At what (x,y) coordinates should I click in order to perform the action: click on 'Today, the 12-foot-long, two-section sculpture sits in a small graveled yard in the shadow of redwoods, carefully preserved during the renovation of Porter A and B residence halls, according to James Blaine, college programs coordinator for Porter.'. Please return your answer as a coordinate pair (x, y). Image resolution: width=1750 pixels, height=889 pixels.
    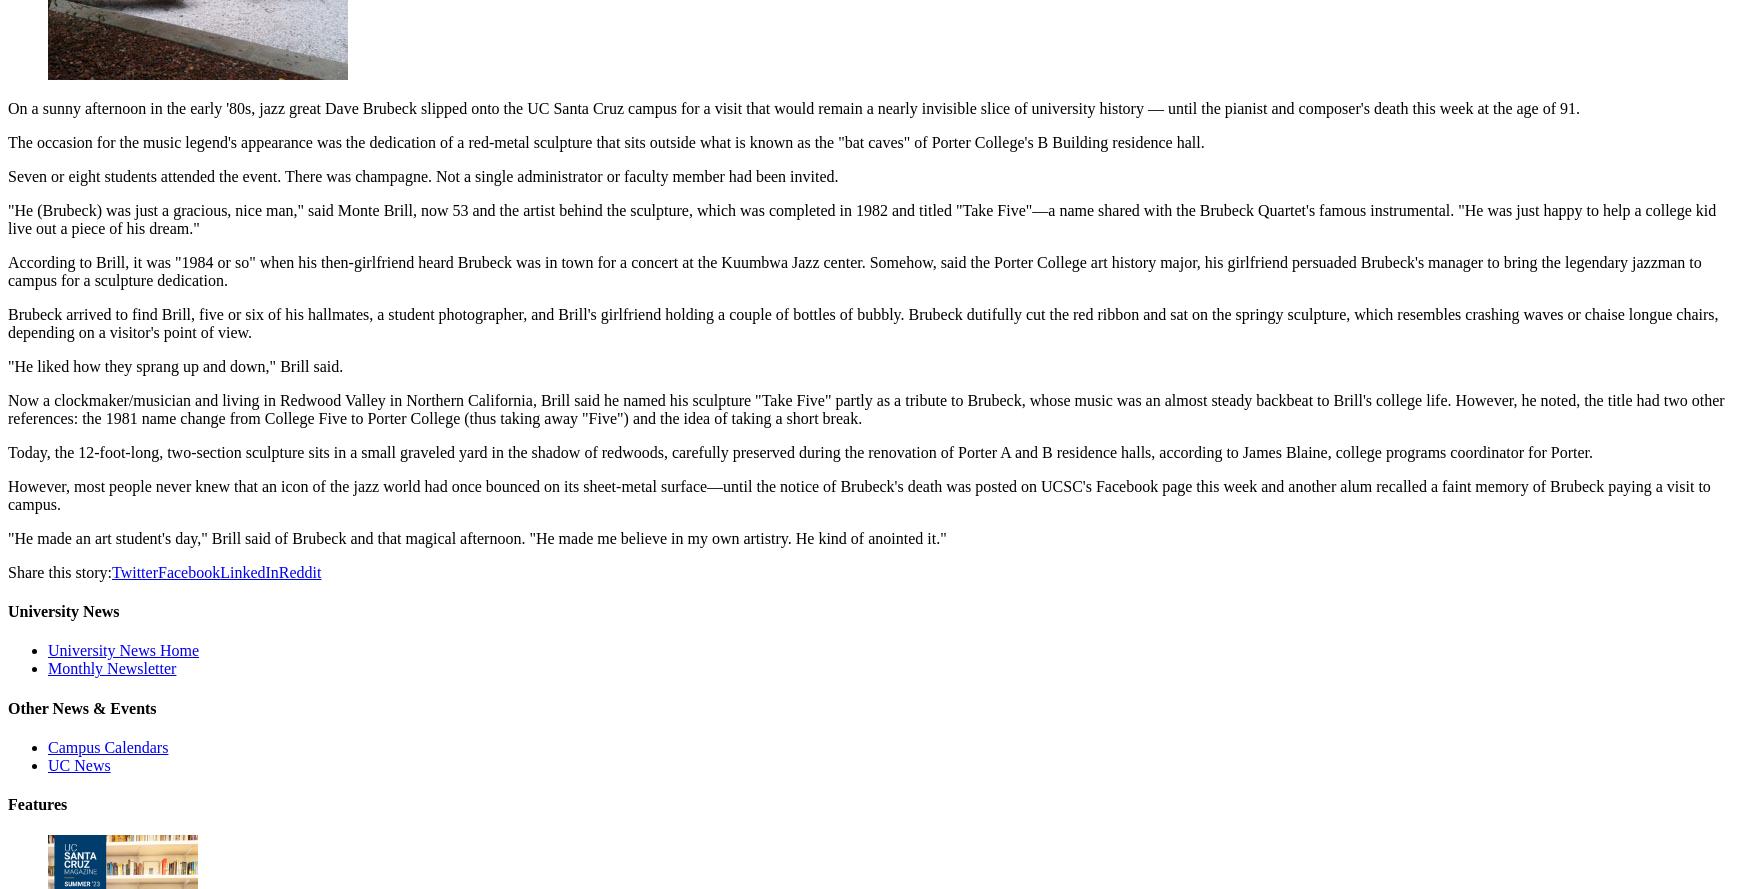
    Looking at the image, I should click on (798, 450).